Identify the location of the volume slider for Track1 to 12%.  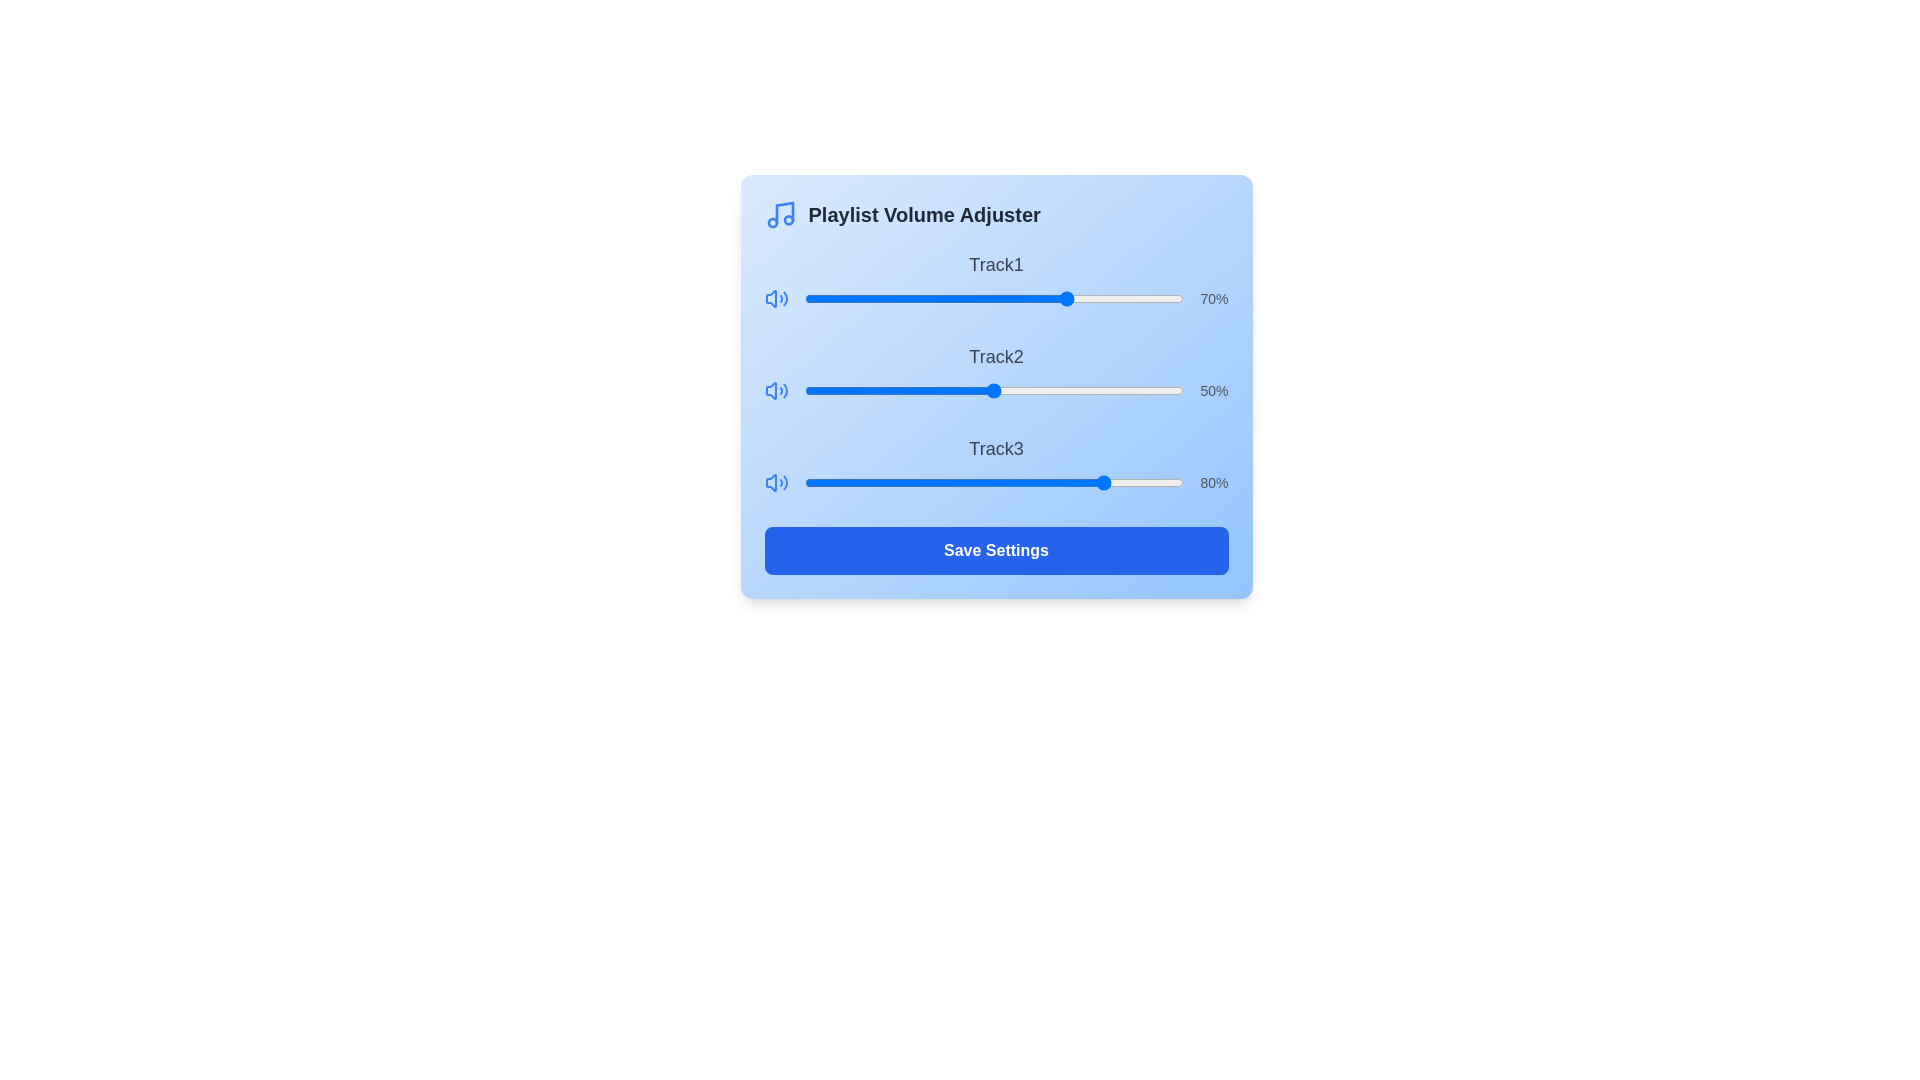
(850, 299).